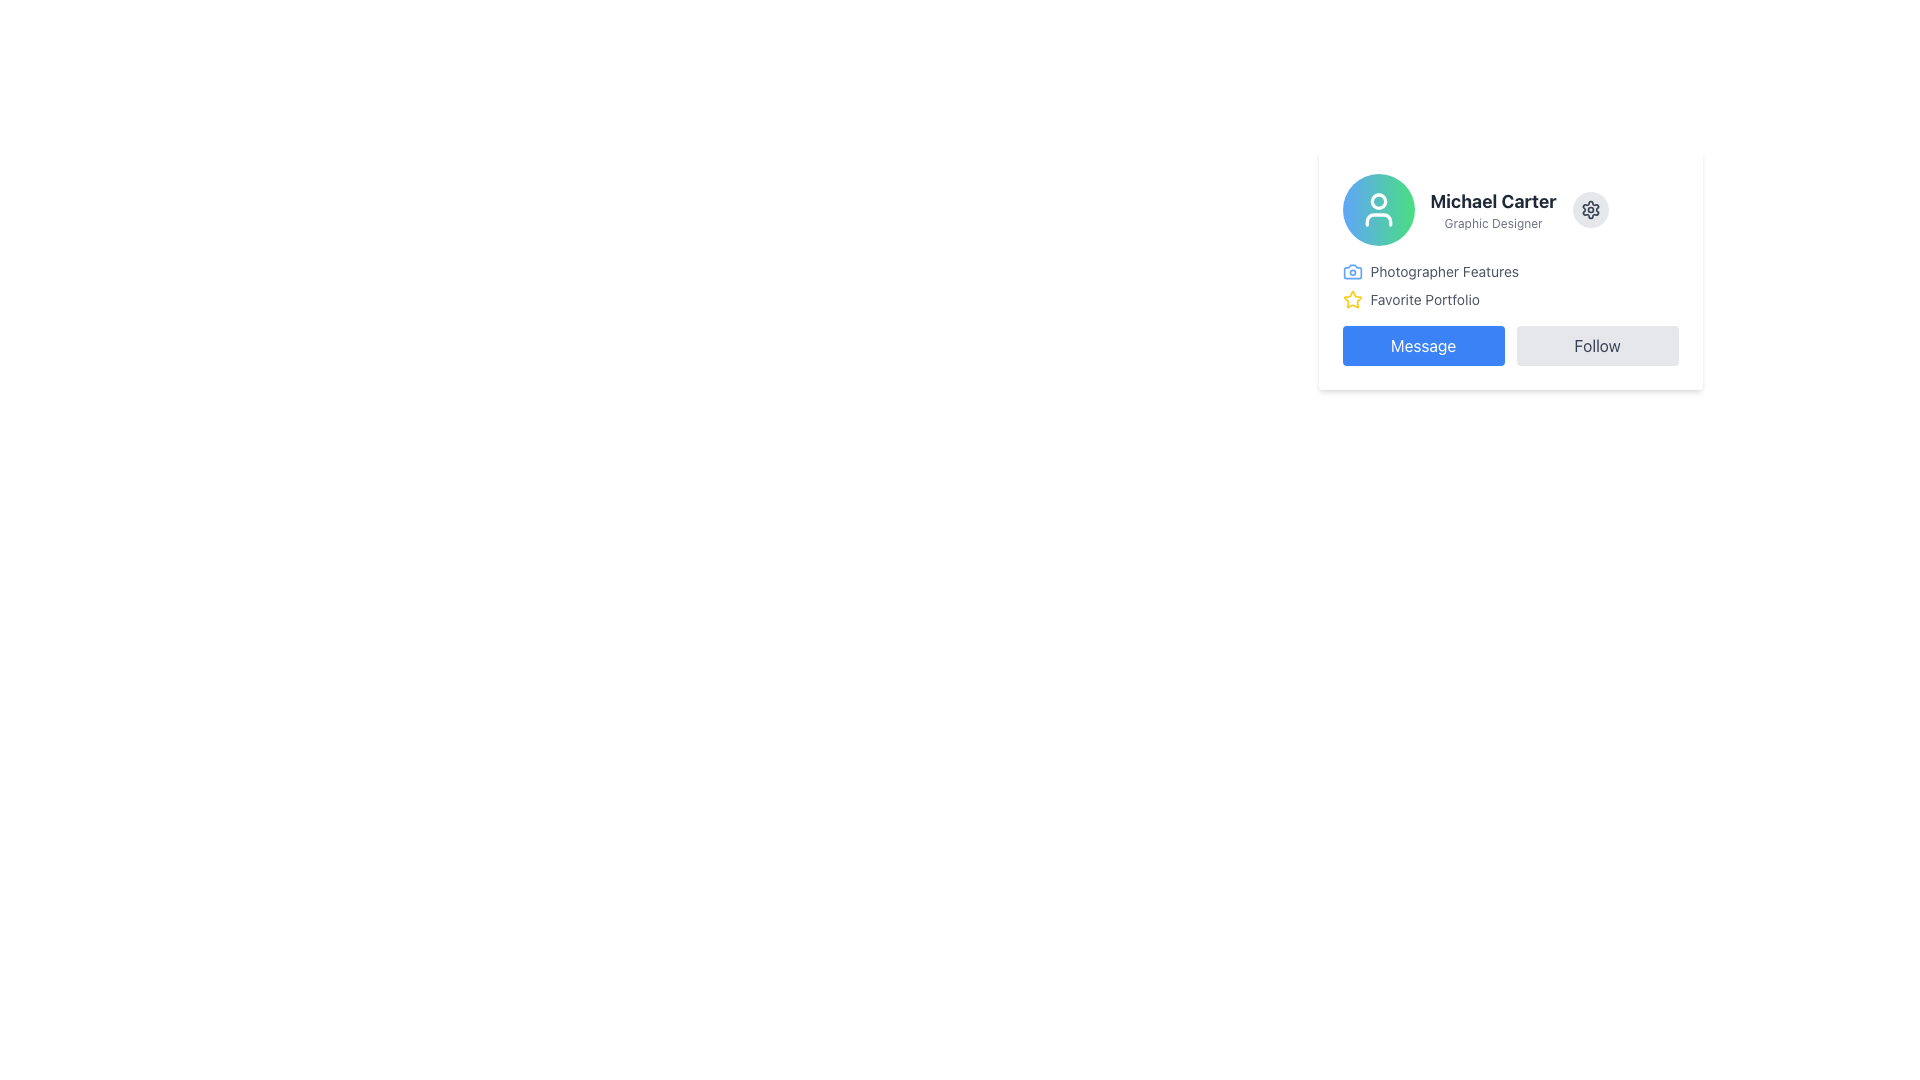 The image size is (1920, 1080). Describe the element at coordinates (1596, 345) in the screenshot. I see `the 'Follow' button, which is a rectangular button with a light gray background and dark gray text, located to the right of the 'Message' button in the lower section of the profile card layout` at that location.